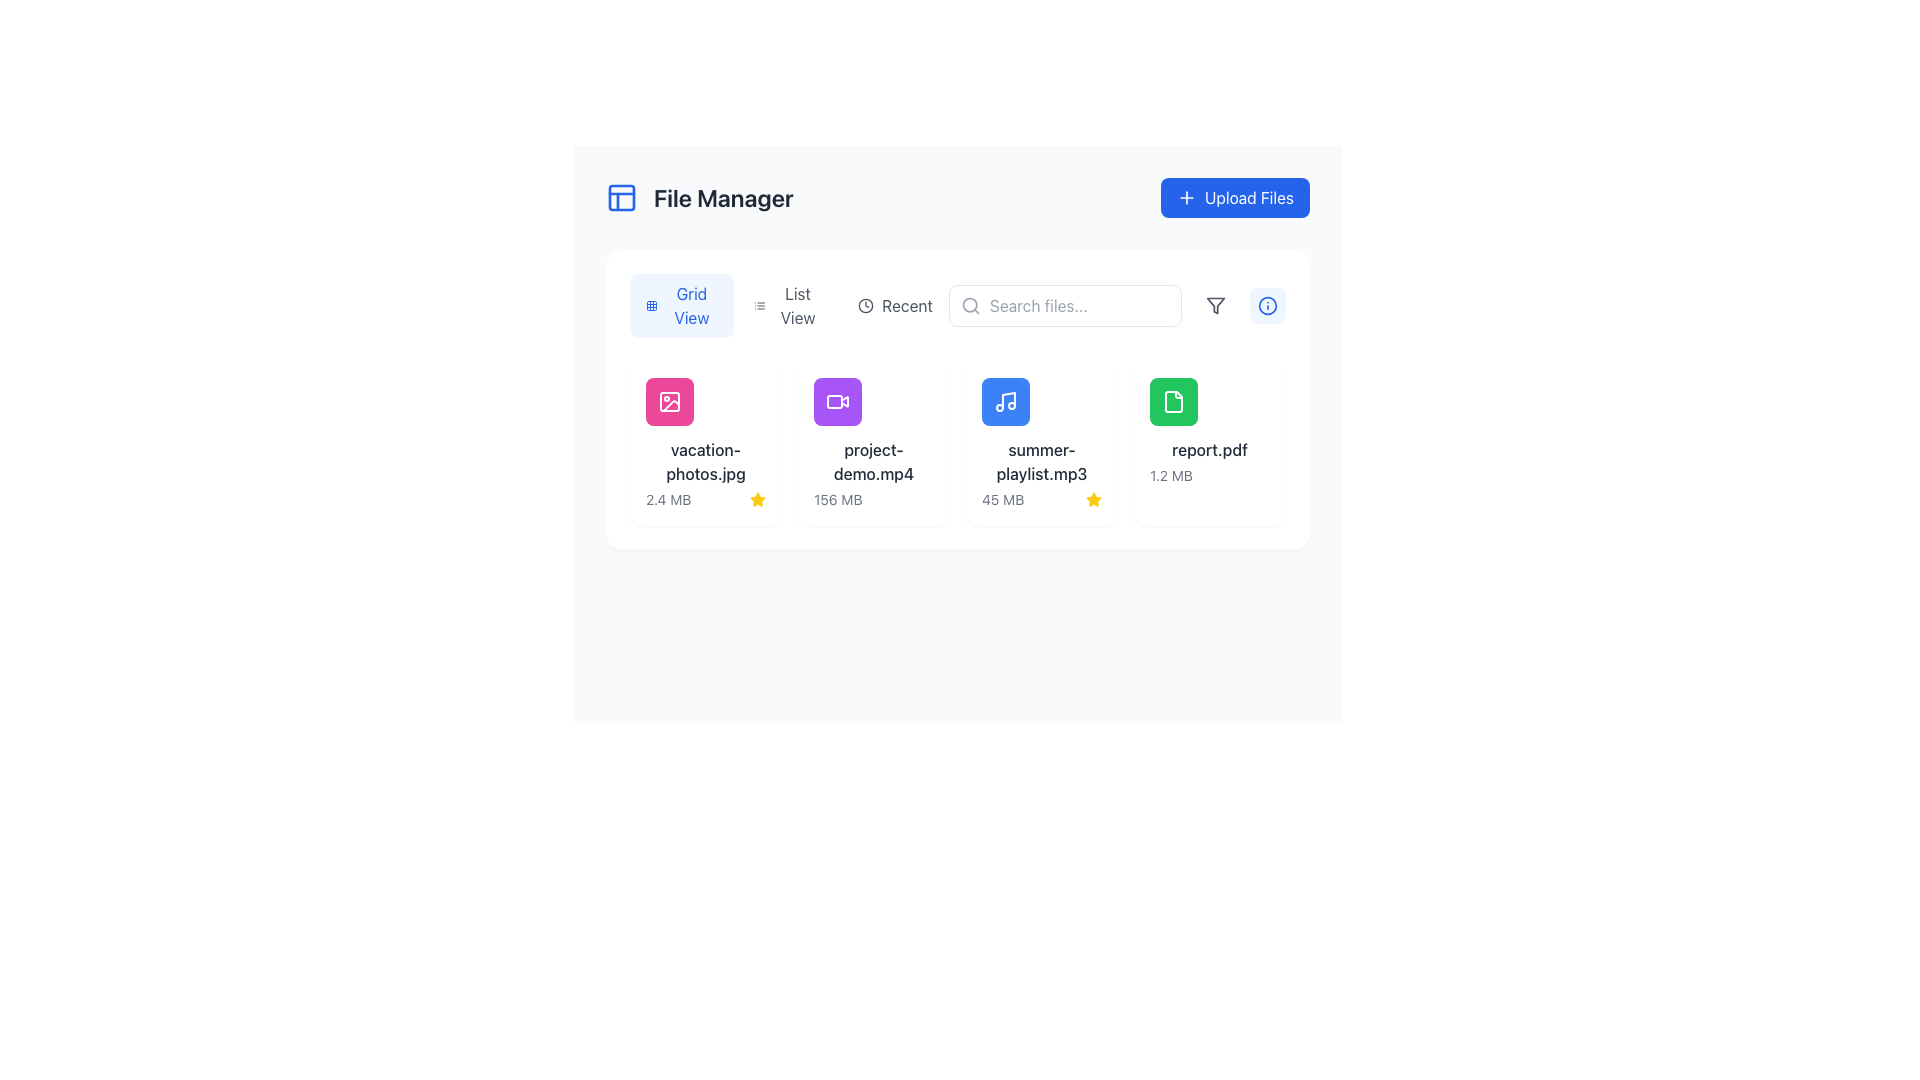 This screenshot has width=1920, height=1080. What do you see at coordinates (873, 442) in the screenshot?
I see `the File display card labeled 'project-demo.mp4', which has a purple video camera icon and is positioned` at bounding box center [873, 442].